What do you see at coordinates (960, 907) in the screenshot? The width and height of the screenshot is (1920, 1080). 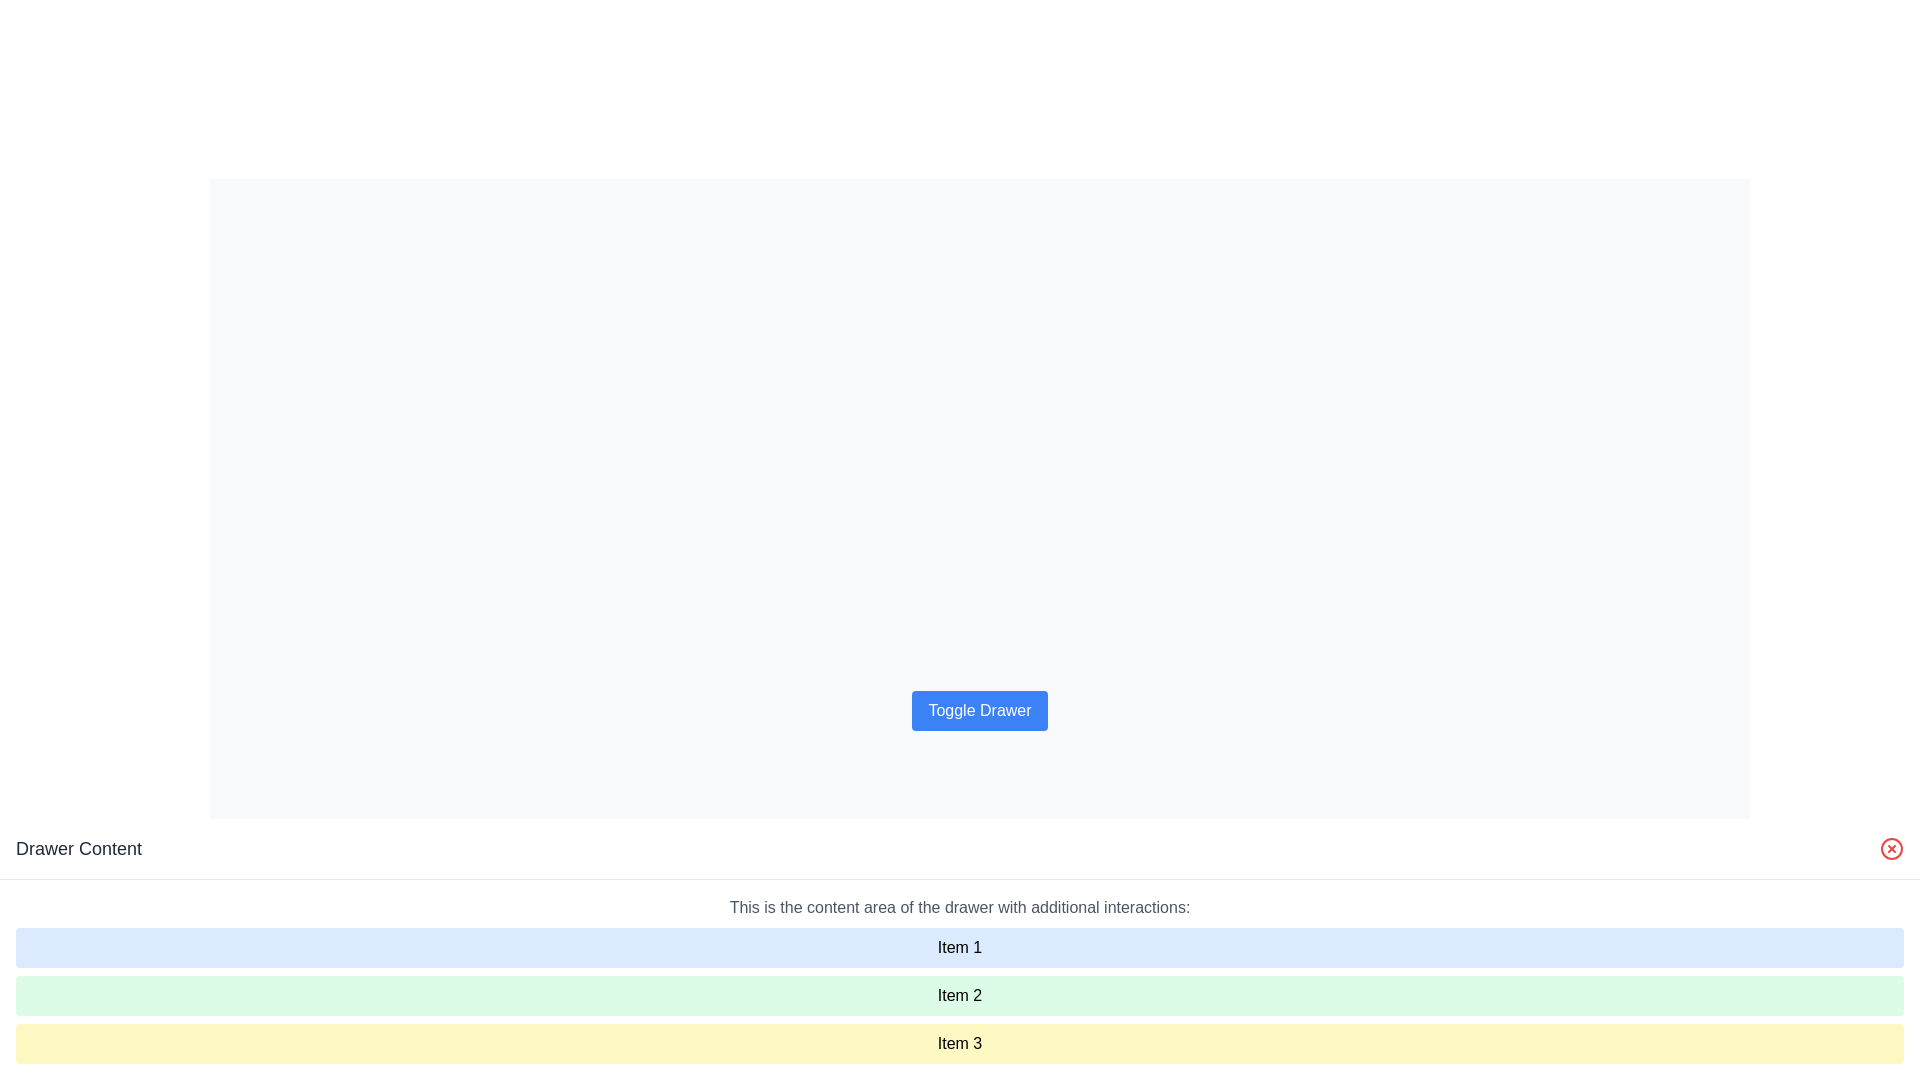 I see `the text block displaying the message 'This is the content area of the drawer with additional interactions:', which is styled in gray and located at the top of the drawer's content section` at bounding box center [960, 907].